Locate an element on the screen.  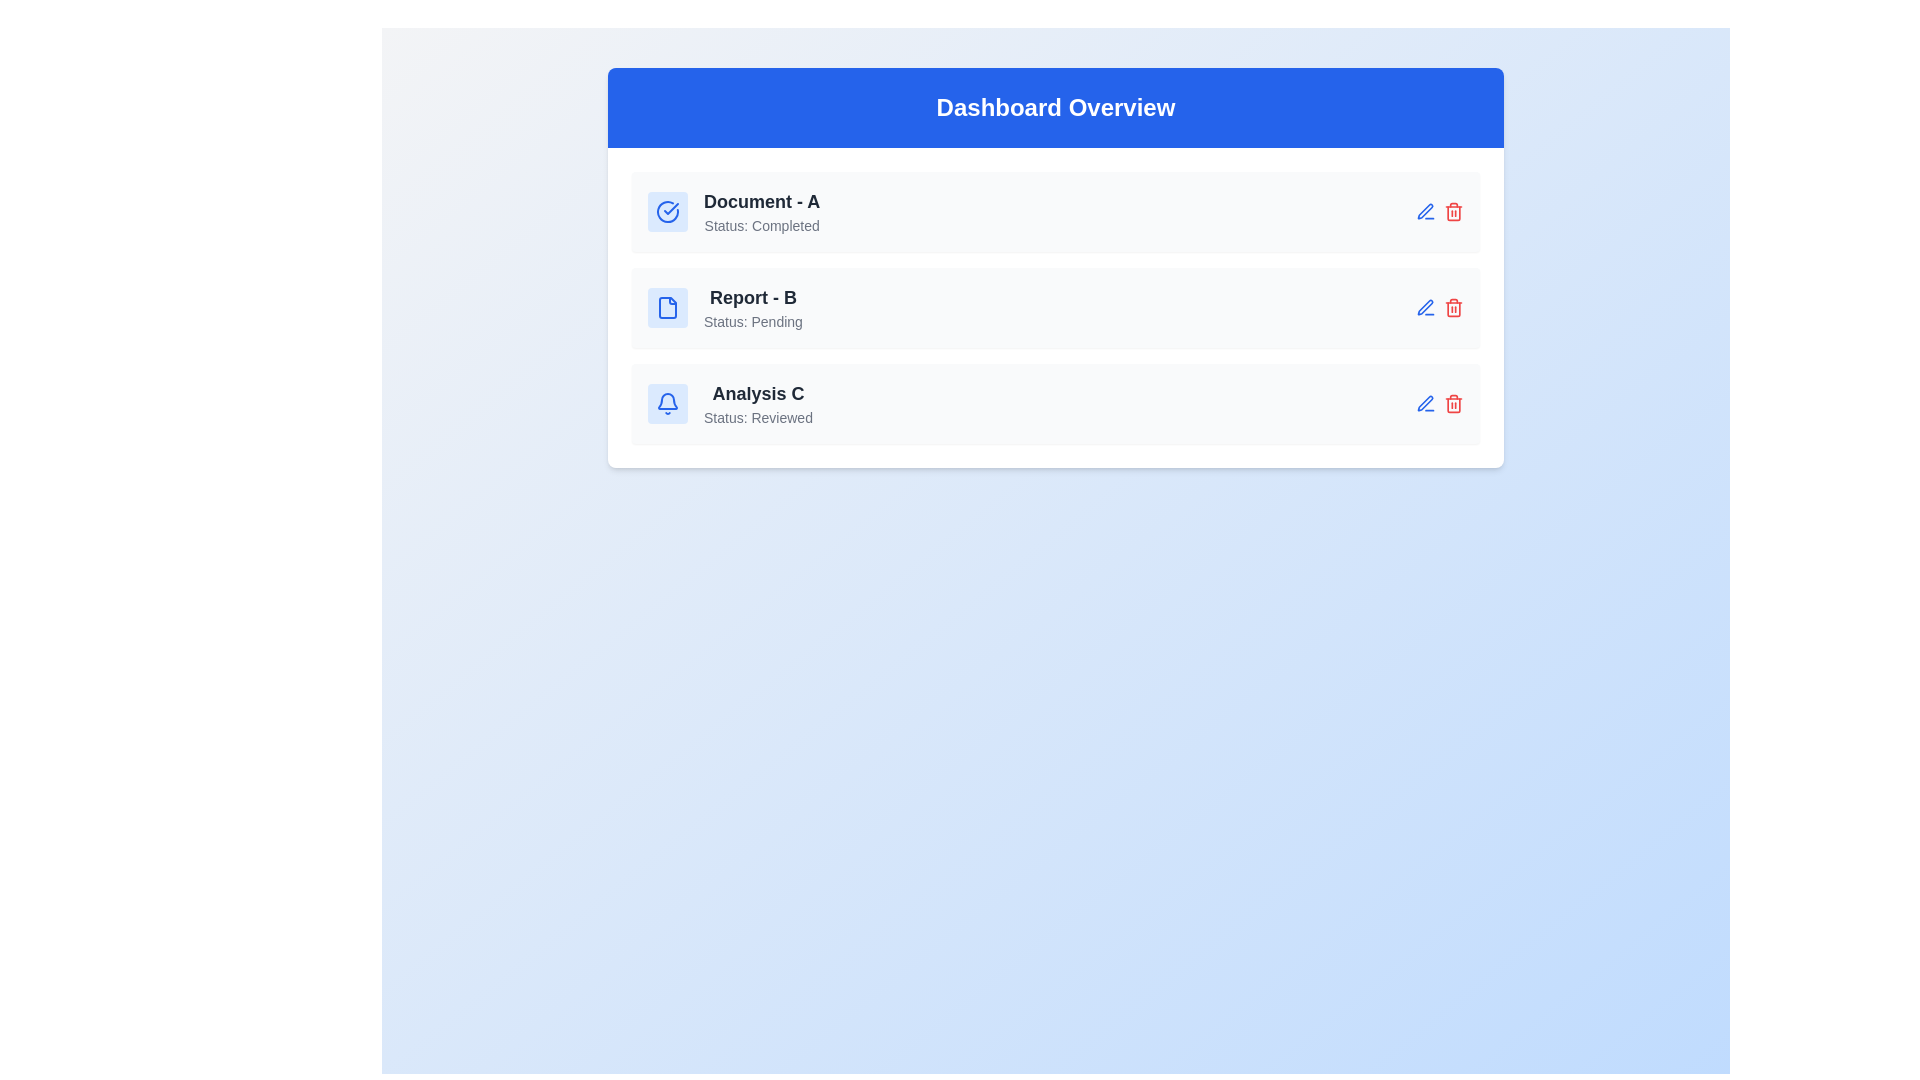
the content displayed in the informational block labeled 'Report - B', which shows the status as 'Pending' is located at coordinates (724, 308).